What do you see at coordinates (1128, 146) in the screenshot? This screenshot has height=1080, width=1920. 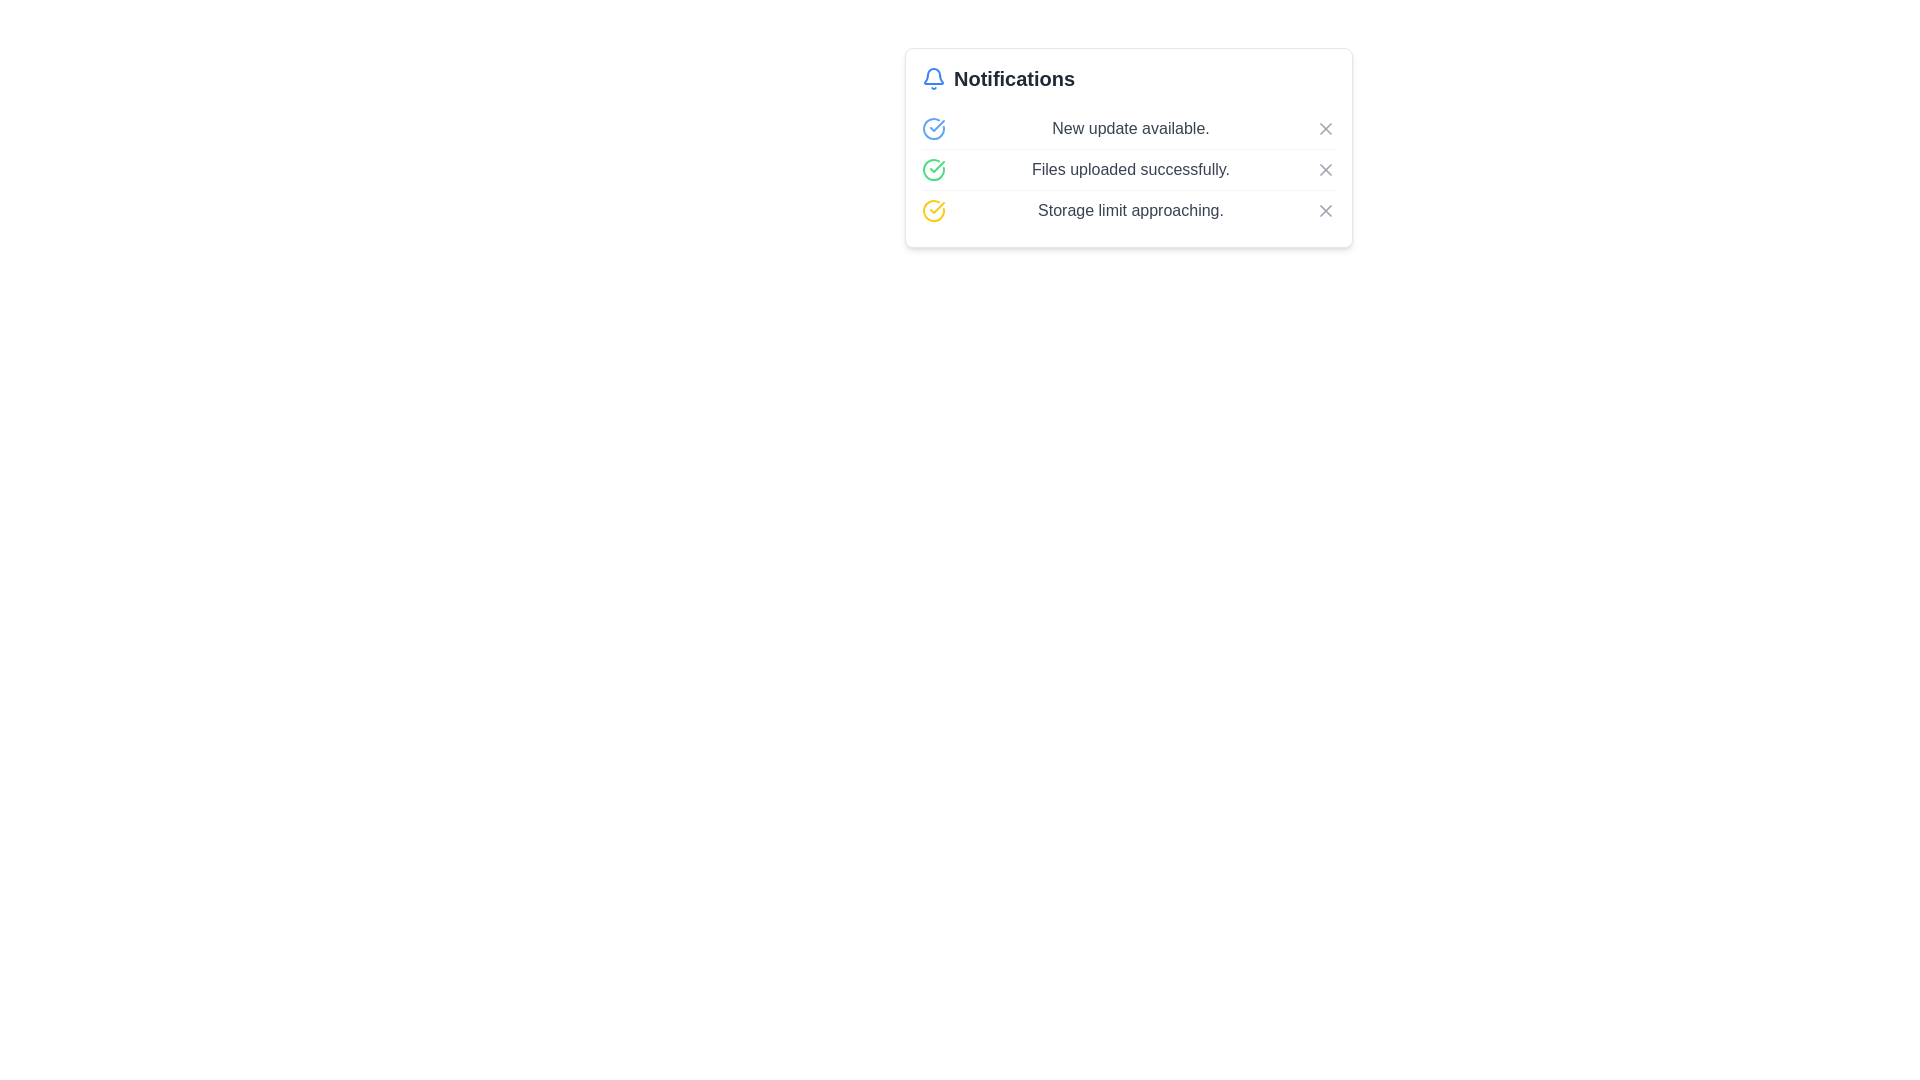 I see `notifications from the Notification panel, which displays recent notifications or system messages to the user` at bounding box center [1128, 146].